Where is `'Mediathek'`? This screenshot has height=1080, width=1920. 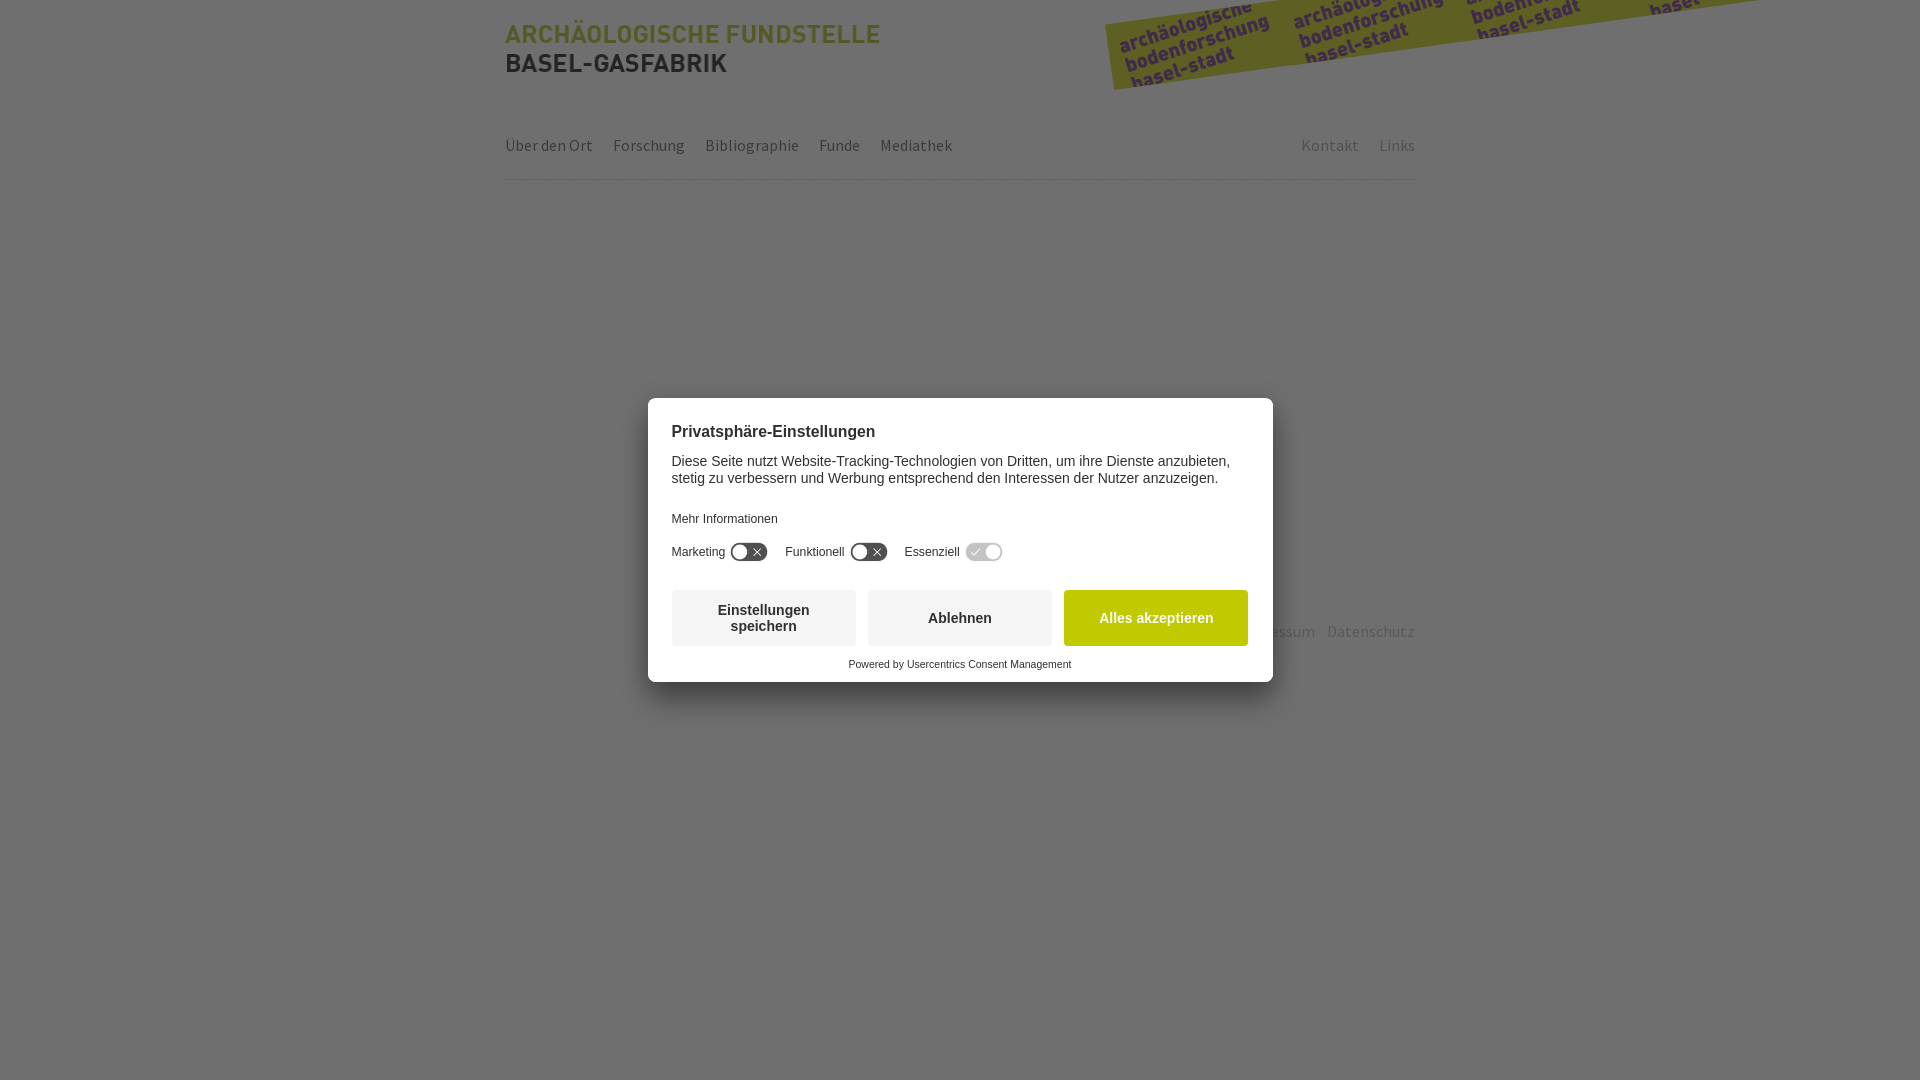
'Mediathek' is located at coordinates (915, 144).